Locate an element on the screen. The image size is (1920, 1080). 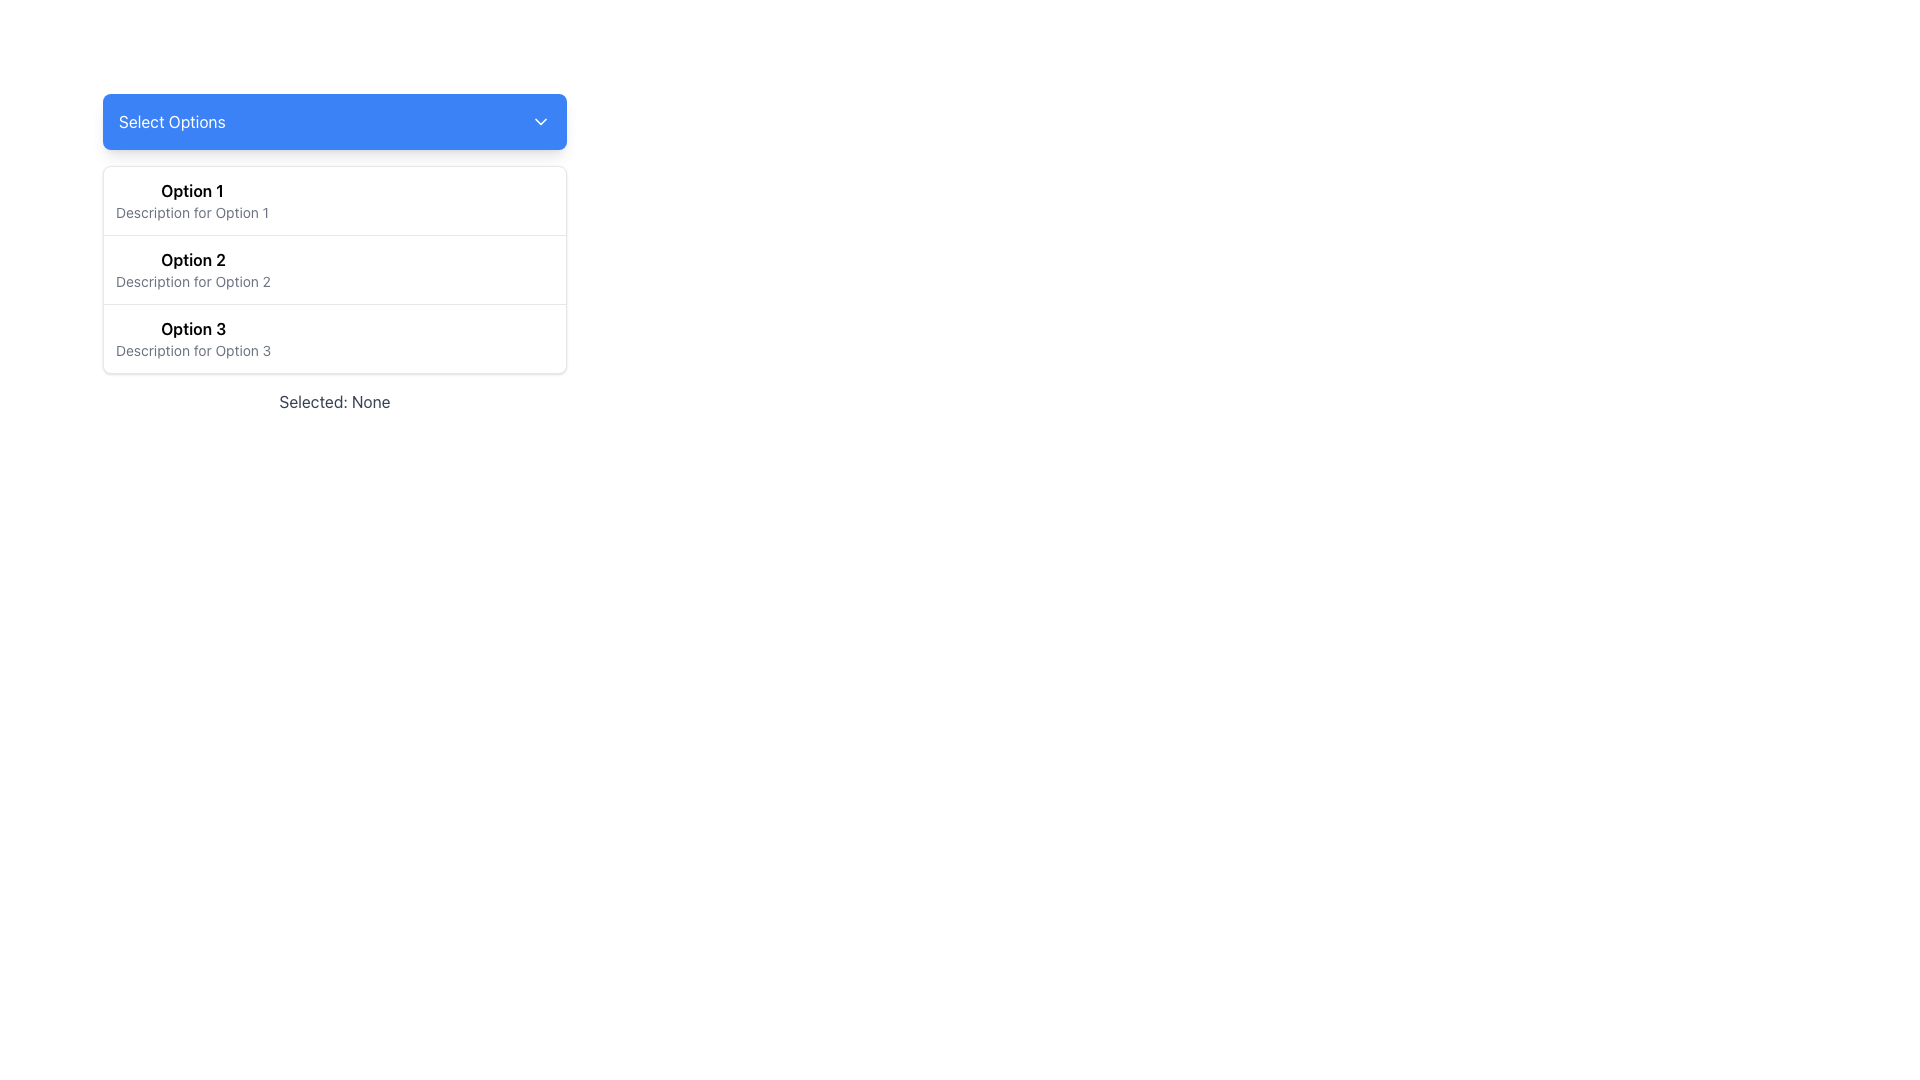
the static text label that provides supplementary information about 'Option 3' in the dropdown list is located at coordinates (193, 350).